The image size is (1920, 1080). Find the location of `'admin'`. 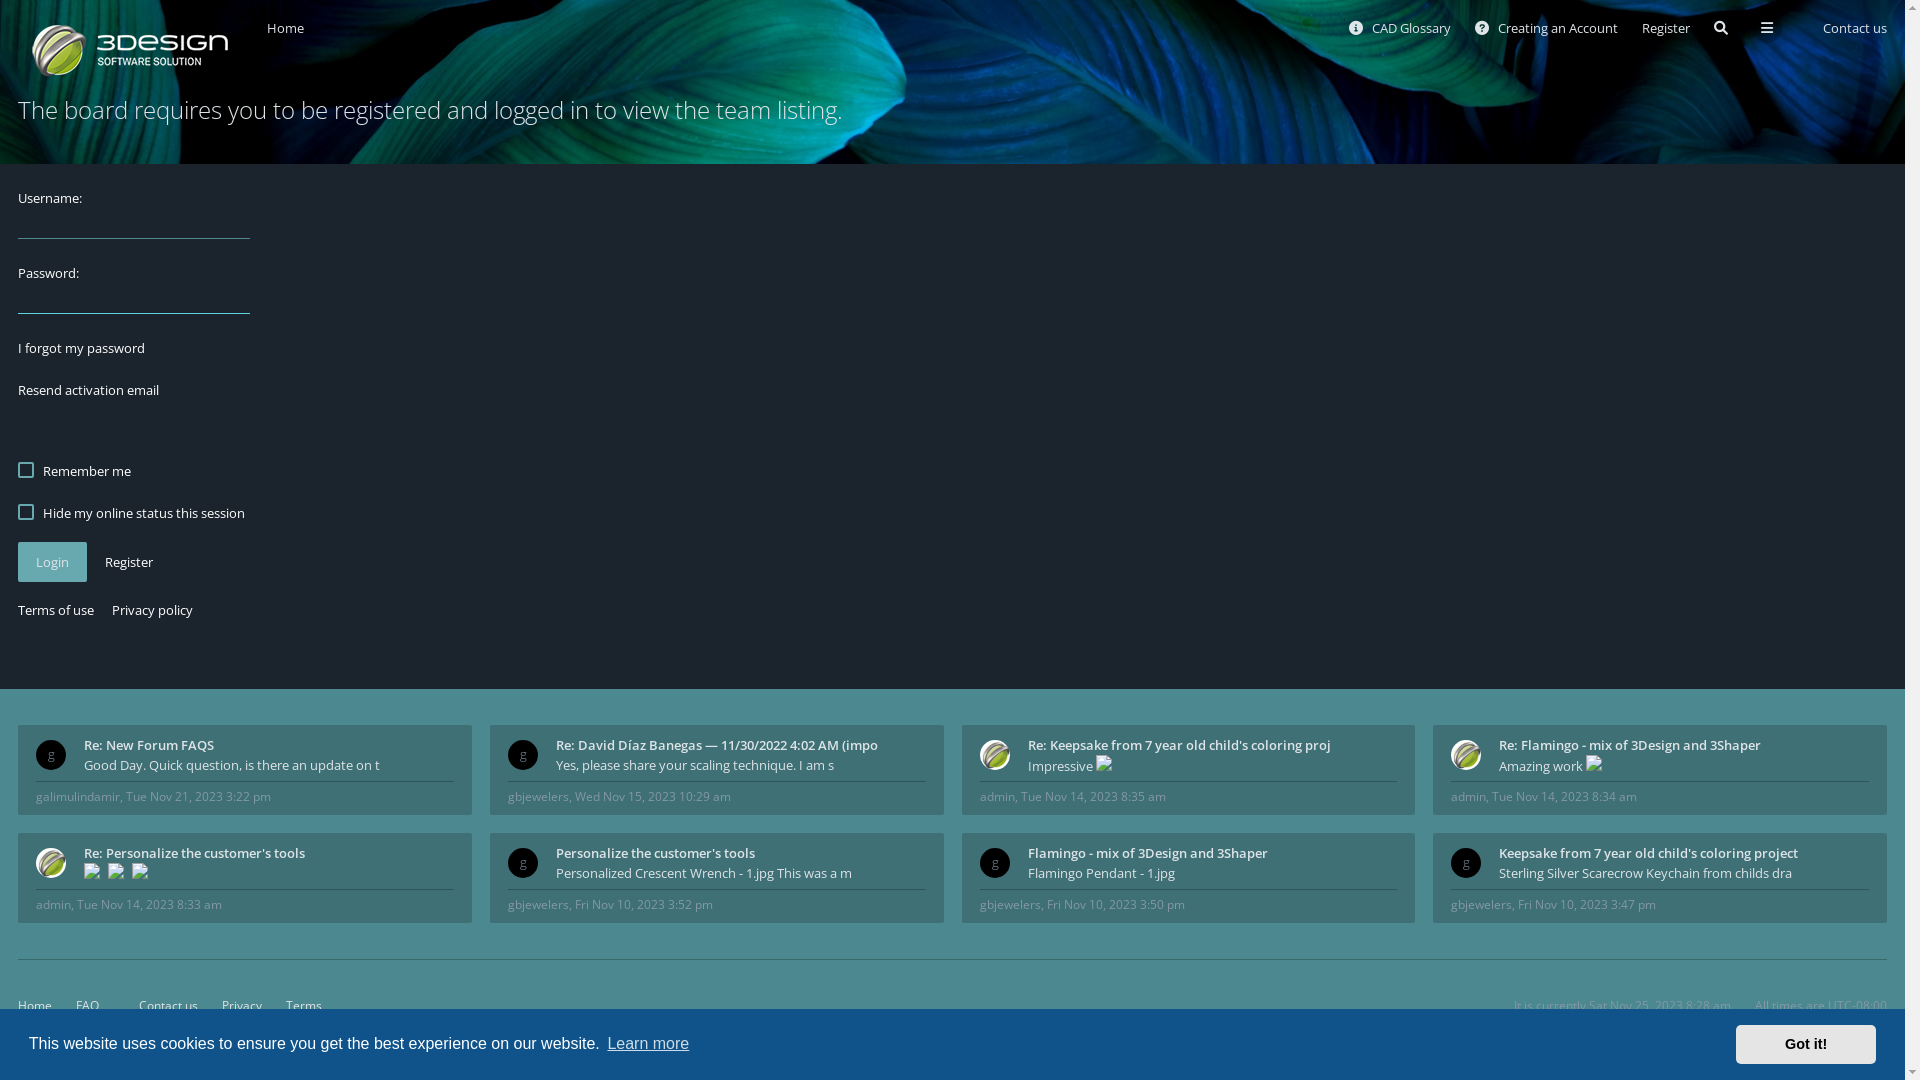

'admin' is located at coordinates (53, 904).